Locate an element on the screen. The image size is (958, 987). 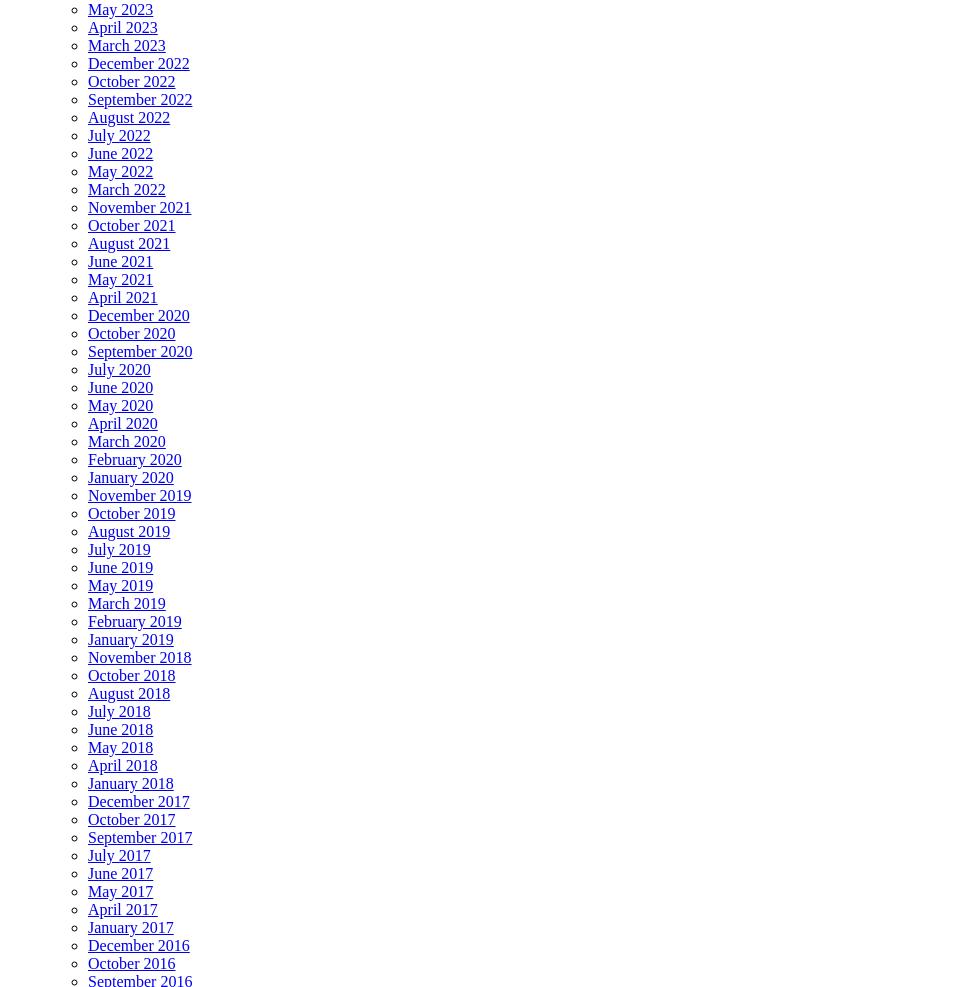
'December 2017' is located at coordinates (138, 801).